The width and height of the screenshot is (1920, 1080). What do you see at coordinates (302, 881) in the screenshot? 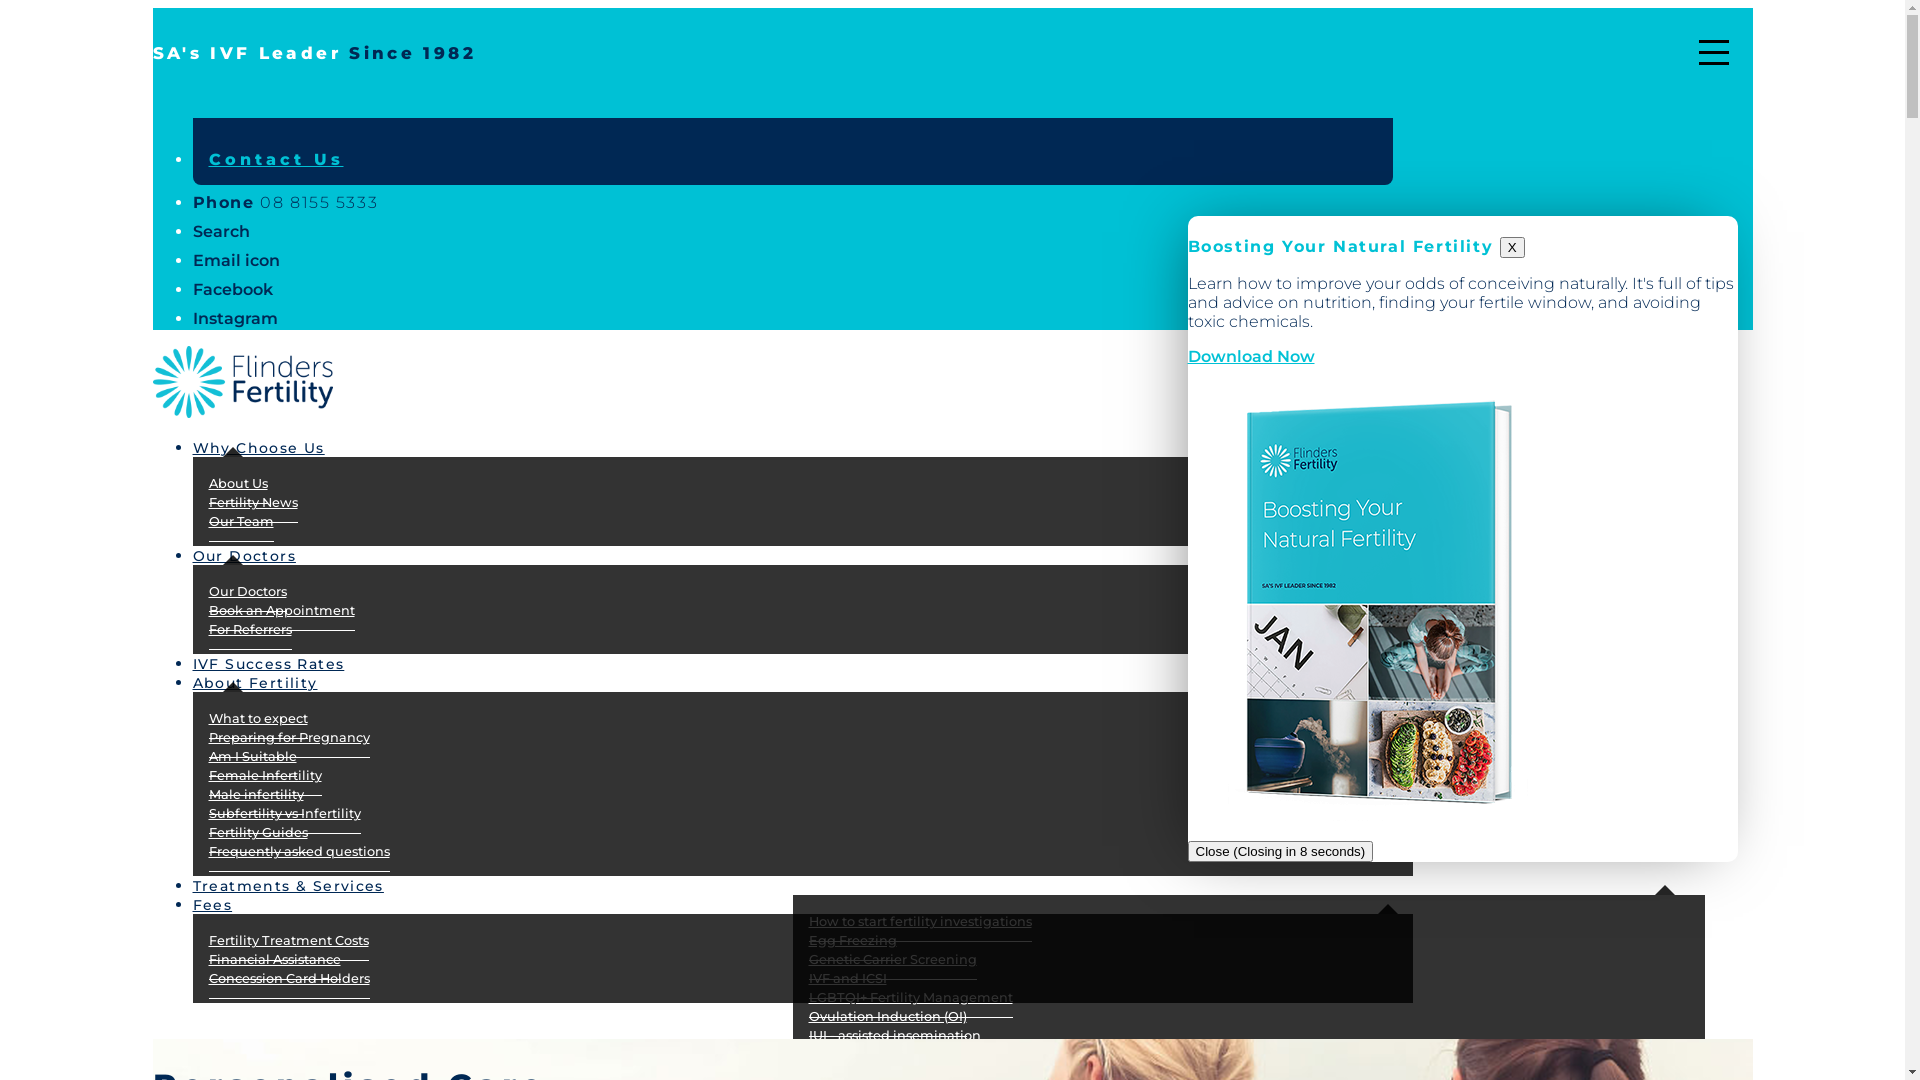
I see `'Treatments & Services'` at bounding box center [302, 881].